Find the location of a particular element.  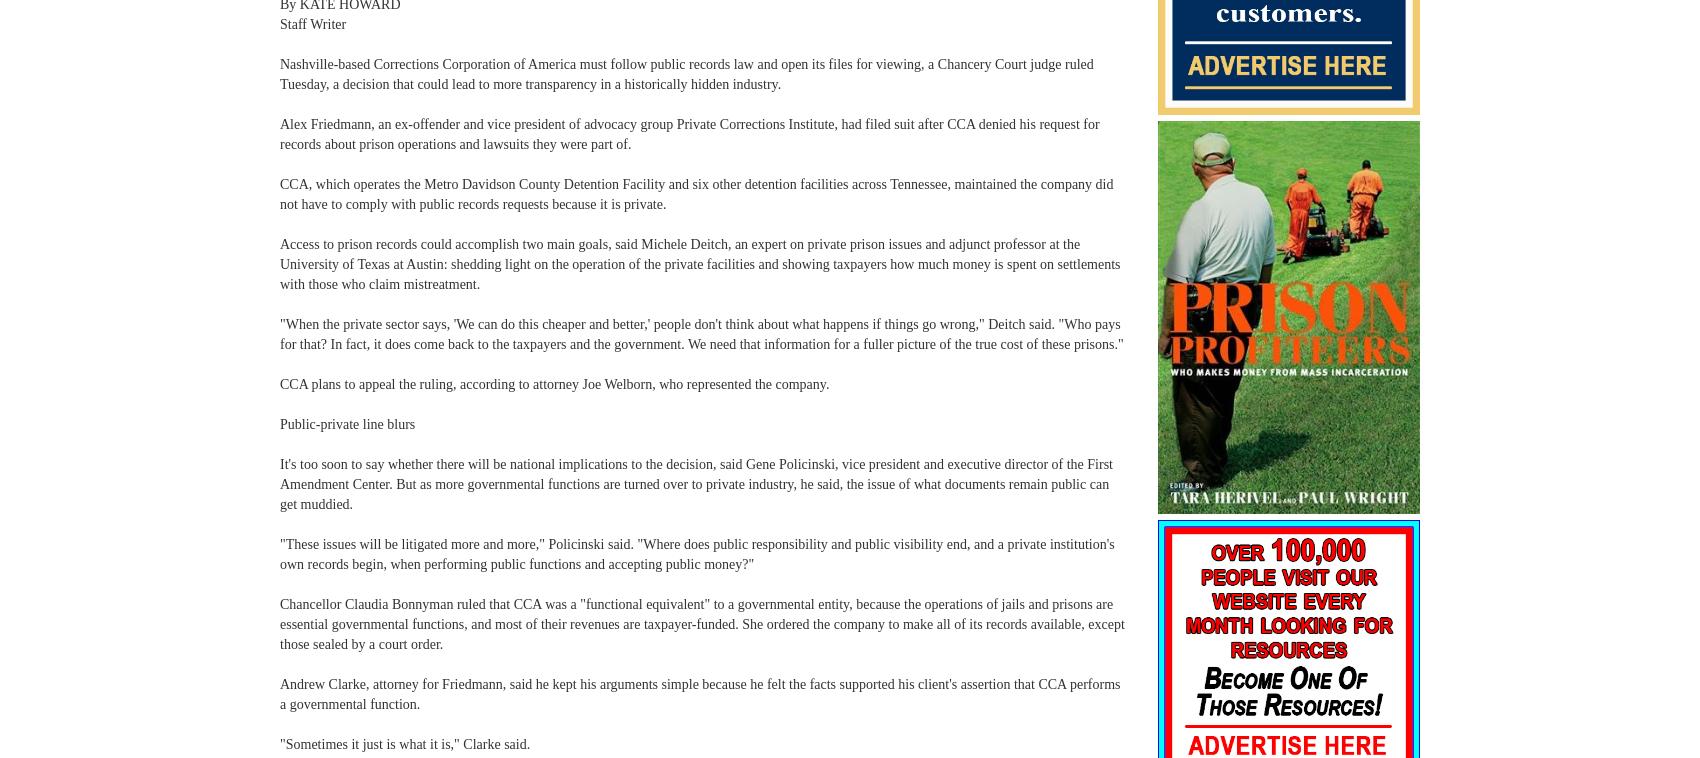

'It's too soon to say whether there will be national implications to the decision, said Gene Policinski, vice president and executive director of the First Amendment Center. But as more governmental functions are turned over to private industry, he said, the issue of what documents remain public can get muddied.' is located at coordinates (279, 483).